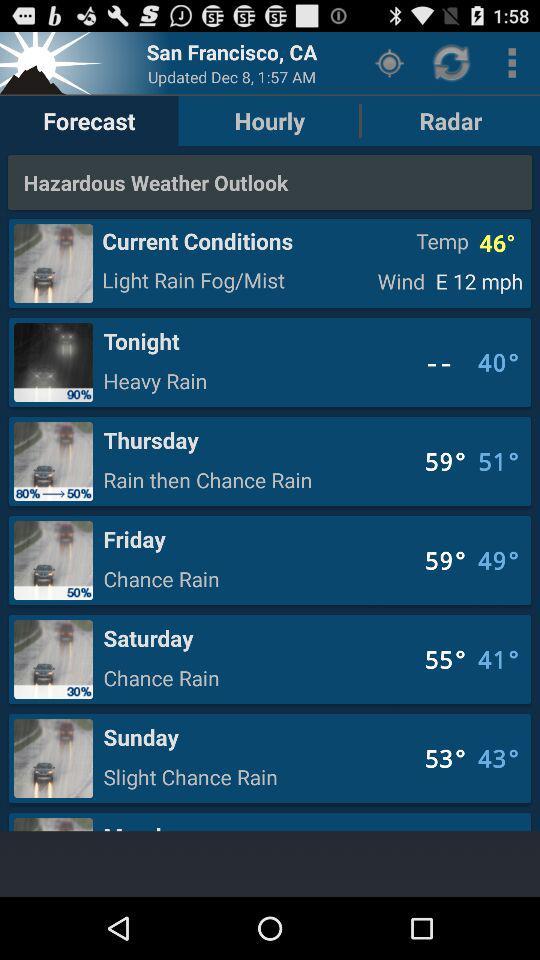 Image resolution: width=540 pixels, height=960 pixels. I want to click on the more icon, so click(512, 67).